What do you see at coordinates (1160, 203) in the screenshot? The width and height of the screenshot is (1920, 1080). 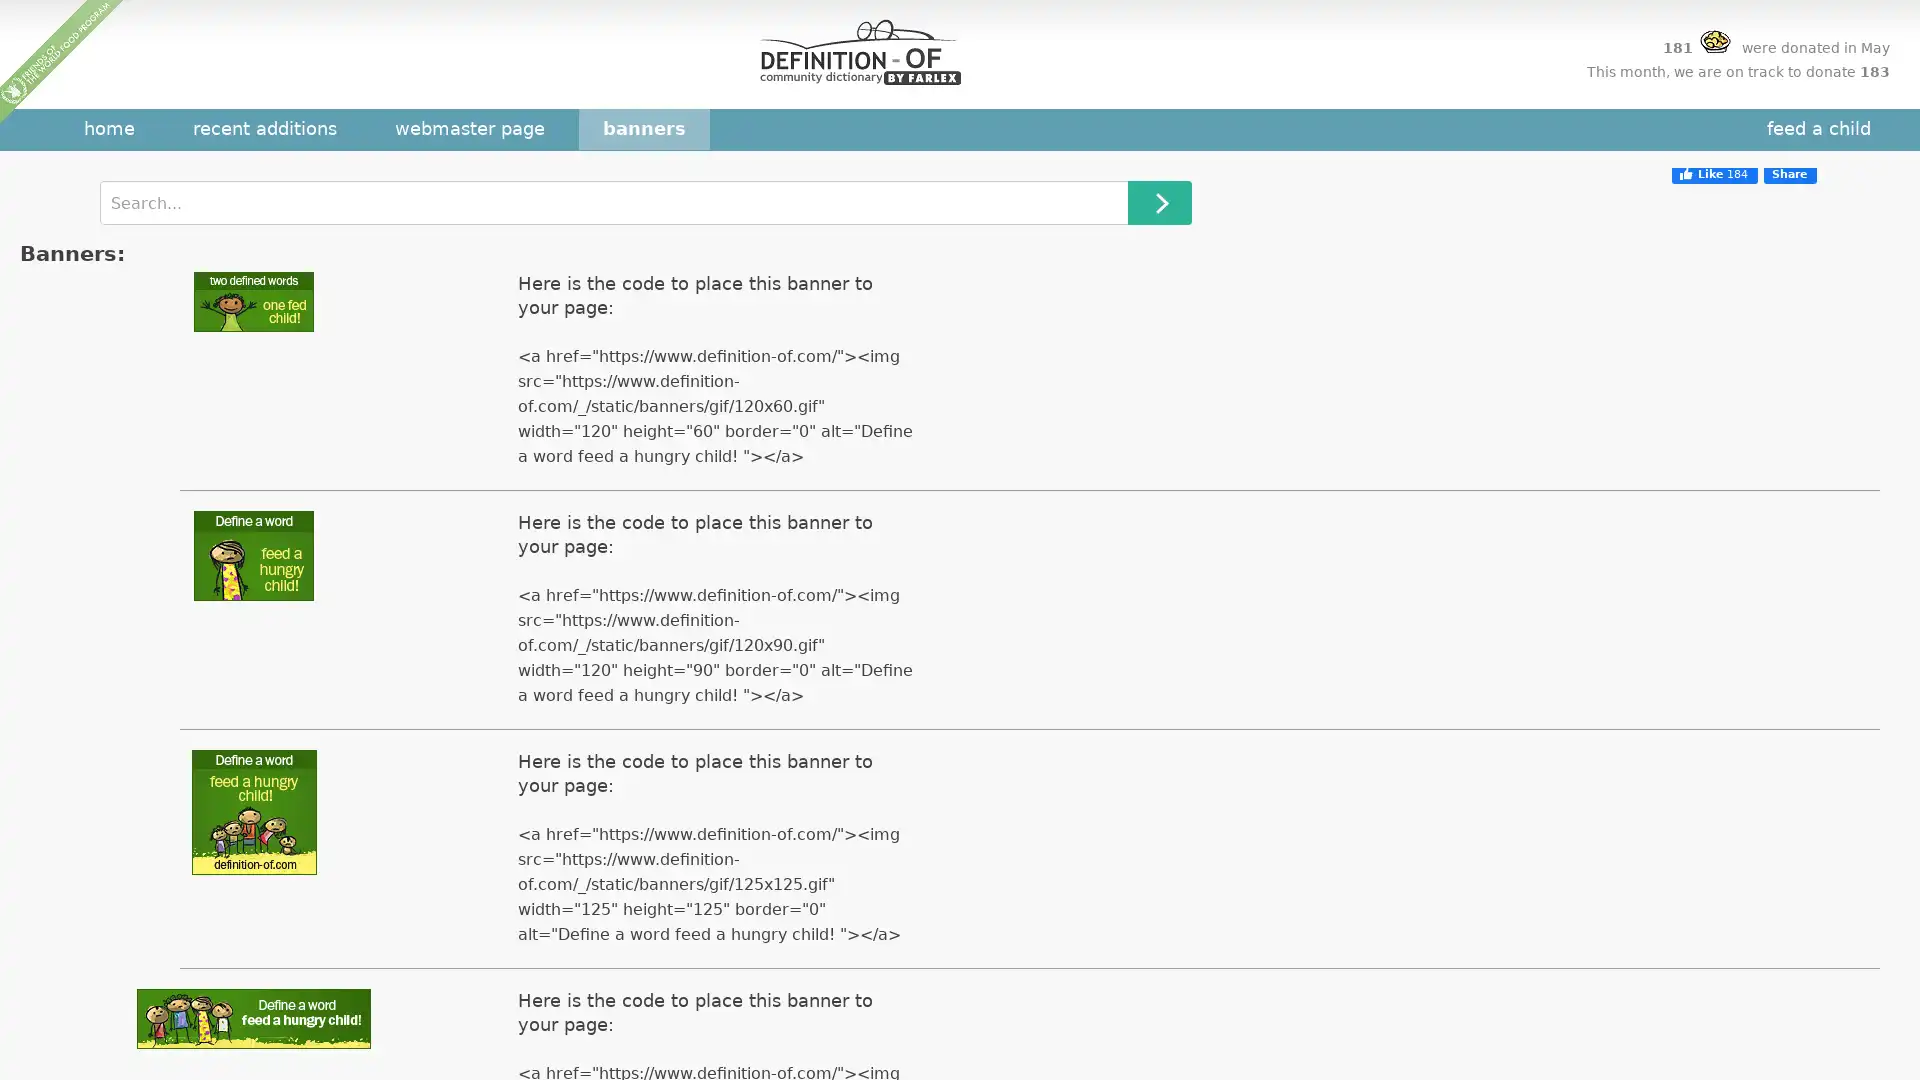 I see `Search` at bounding box center [1160, 203].